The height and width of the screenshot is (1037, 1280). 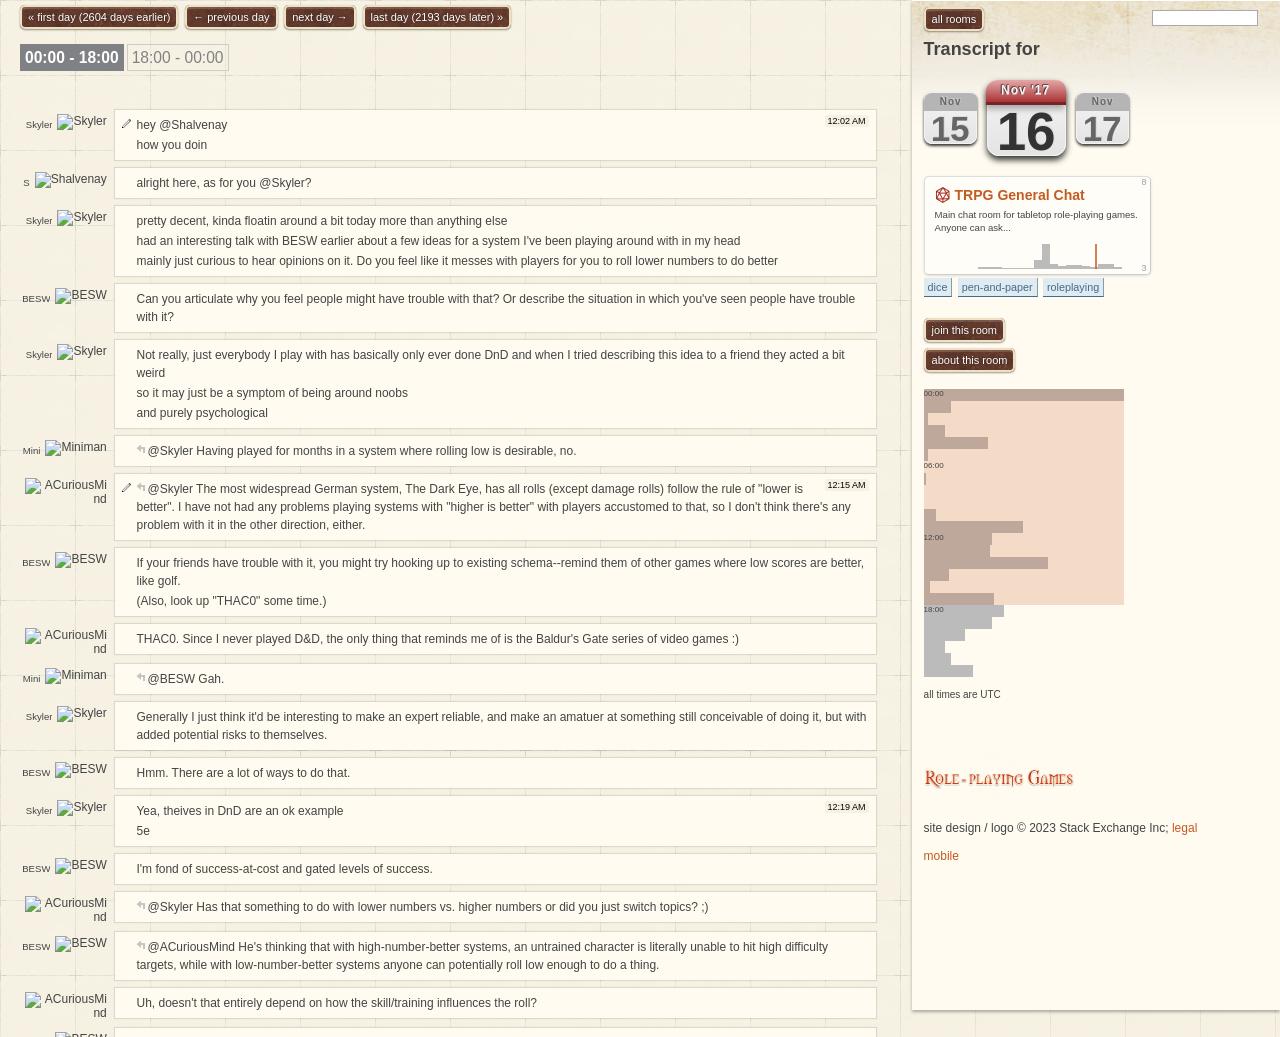 What do you see at coordinates (1019, 193) in the screenshot?
I see `'TRPG General Chat'` at bounding box center [1019, 193].